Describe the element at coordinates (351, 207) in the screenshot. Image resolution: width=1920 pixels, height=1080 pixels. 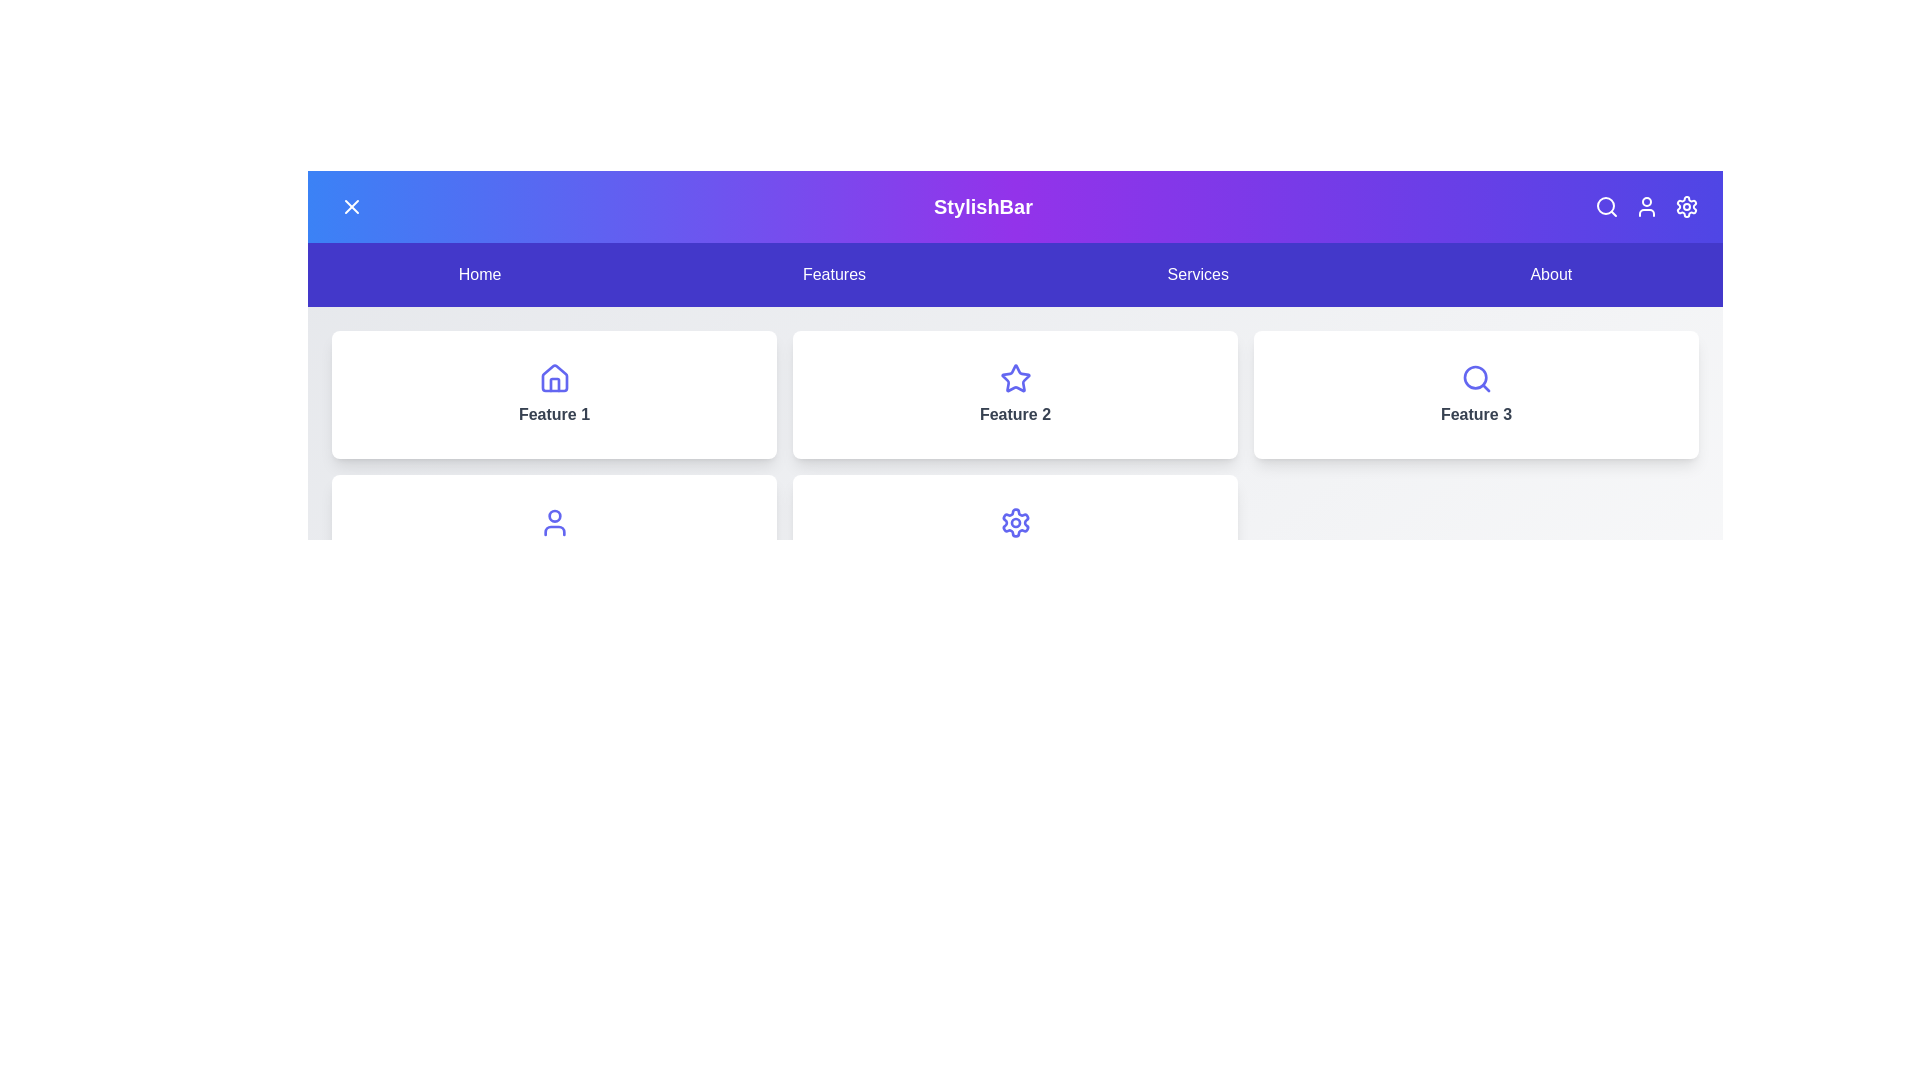
I see `button with the 'X' icon to toggle the menu visibility` at that location.